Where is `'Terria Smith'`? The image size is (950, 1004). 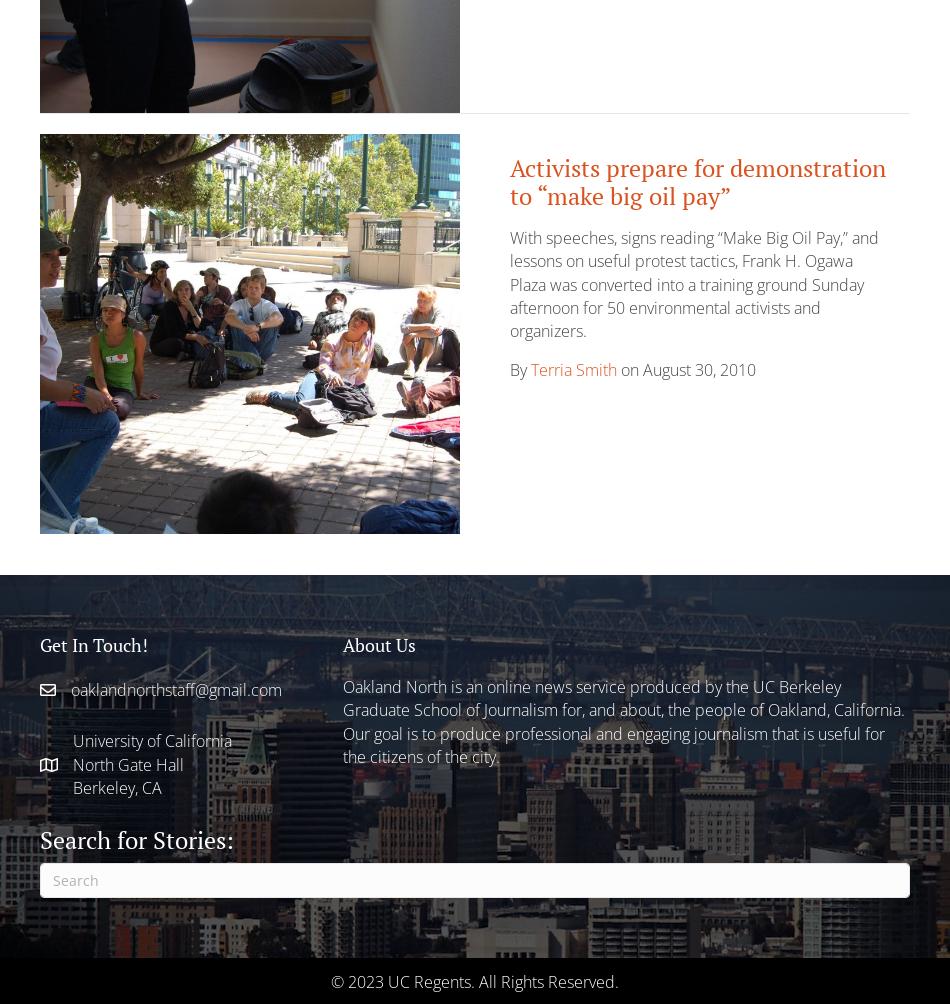 'Terria Smith' is located at coordinates (530, 369).